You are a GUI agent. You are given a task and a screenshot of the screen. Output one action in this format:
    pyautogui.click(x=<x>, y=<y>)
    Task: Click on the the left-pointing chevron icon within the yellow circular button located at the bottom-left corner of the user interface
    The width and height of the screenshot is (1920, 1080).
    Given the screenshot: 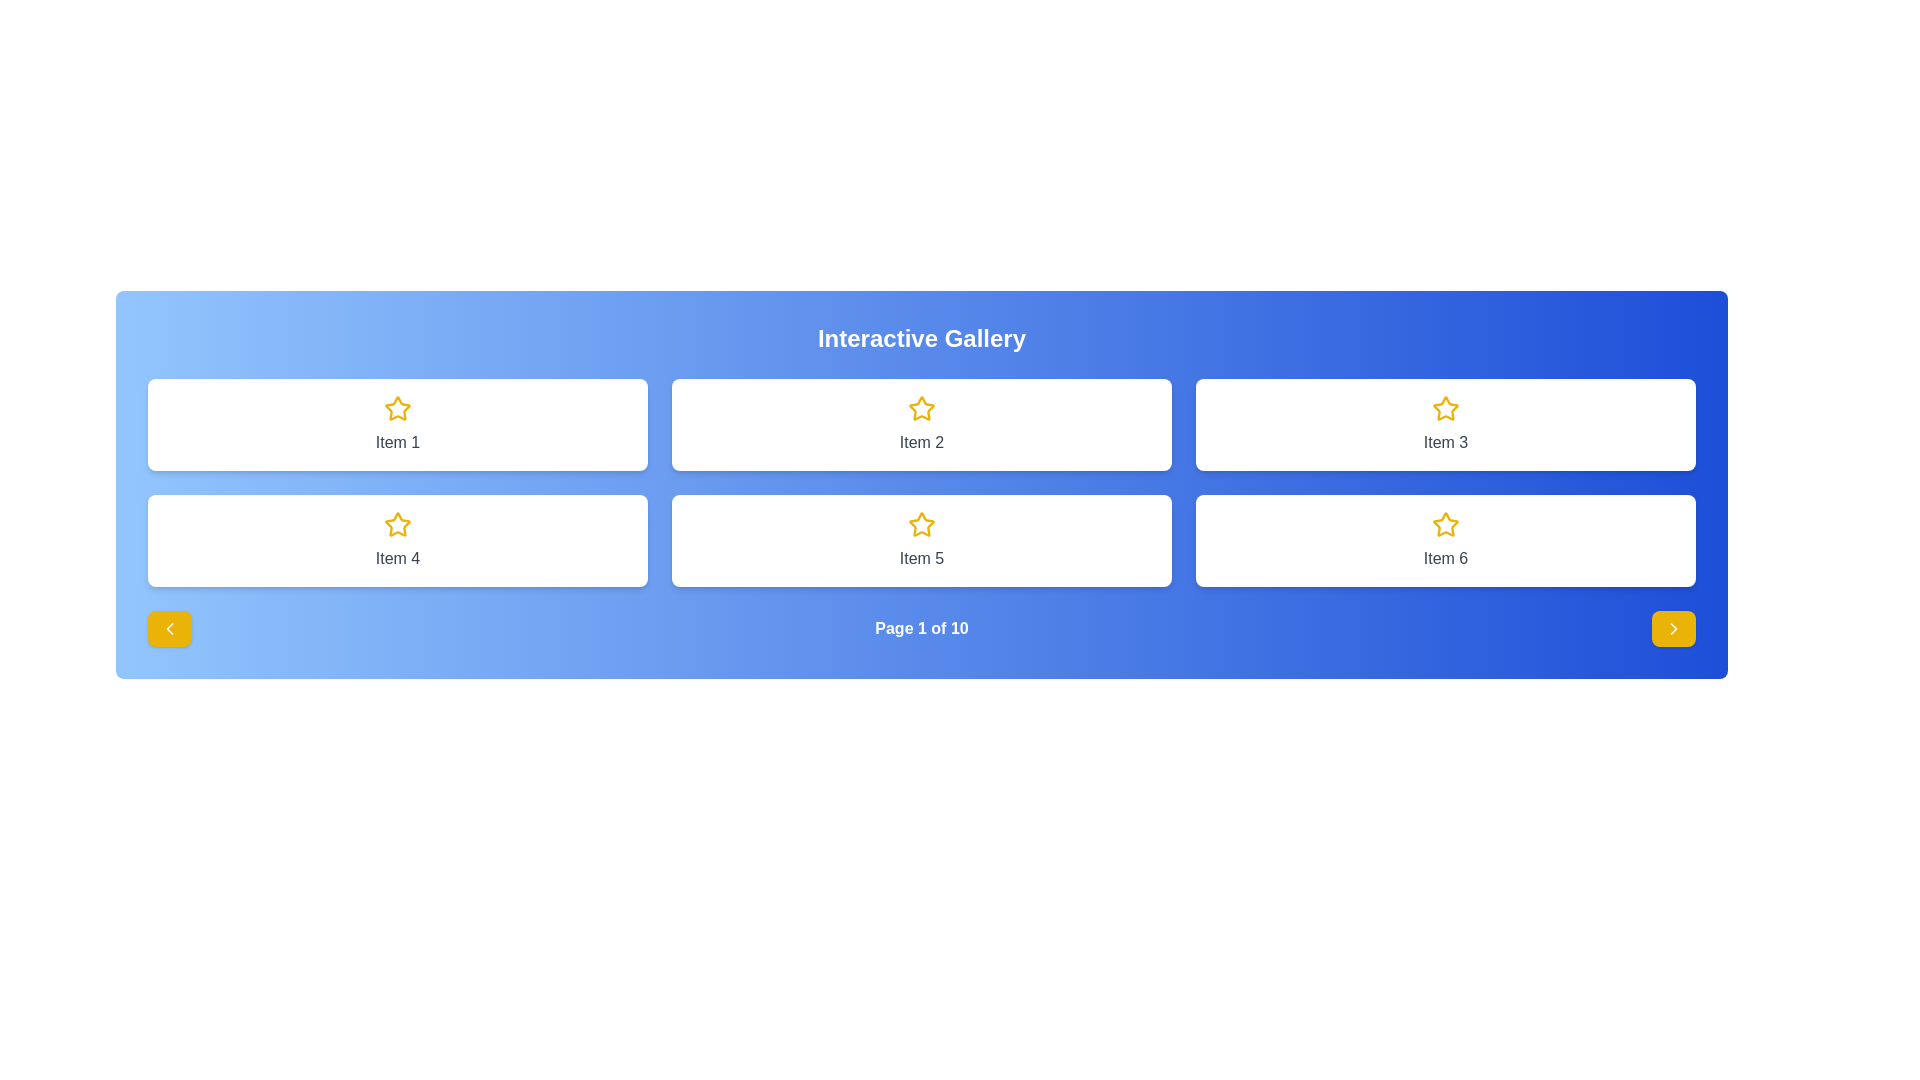 What is the action you would take?
    pyautogui.click(x=169, y=627)
    